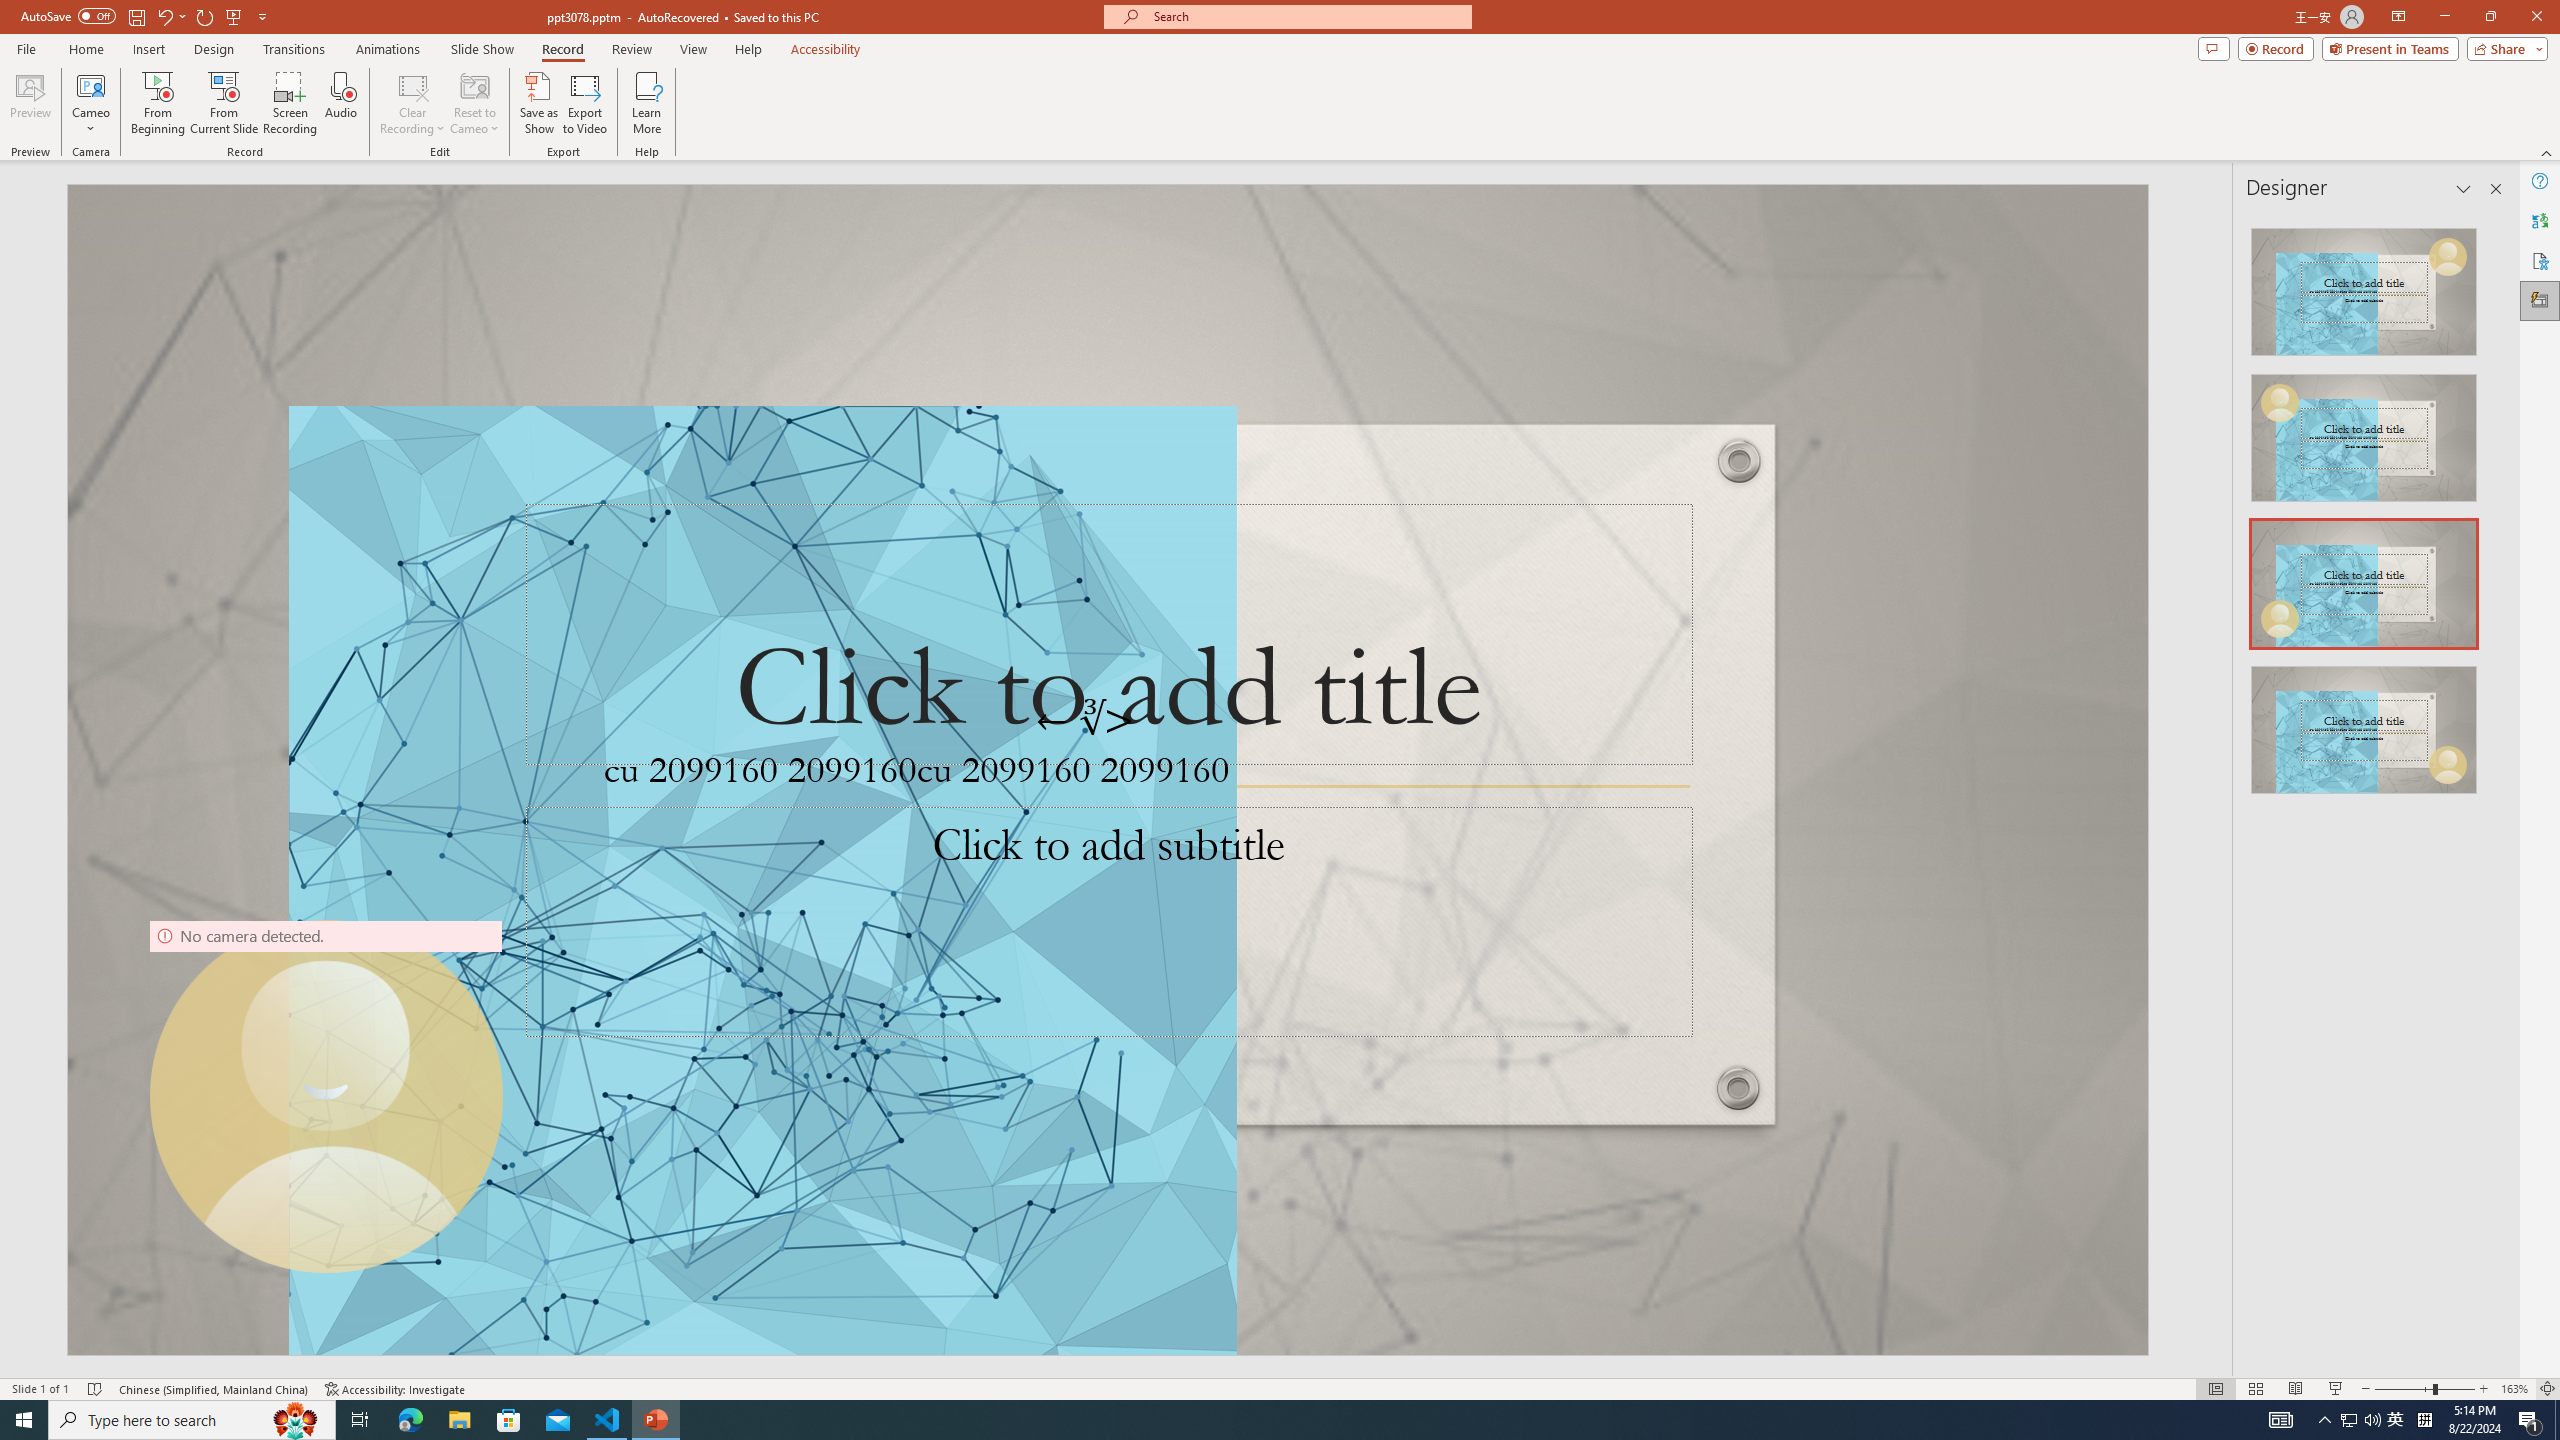 This screenshot has height=1440, width=2560. Describe the element at coordinates (583, 103) in the screenshot. I see `'Export to Video'` at that location.